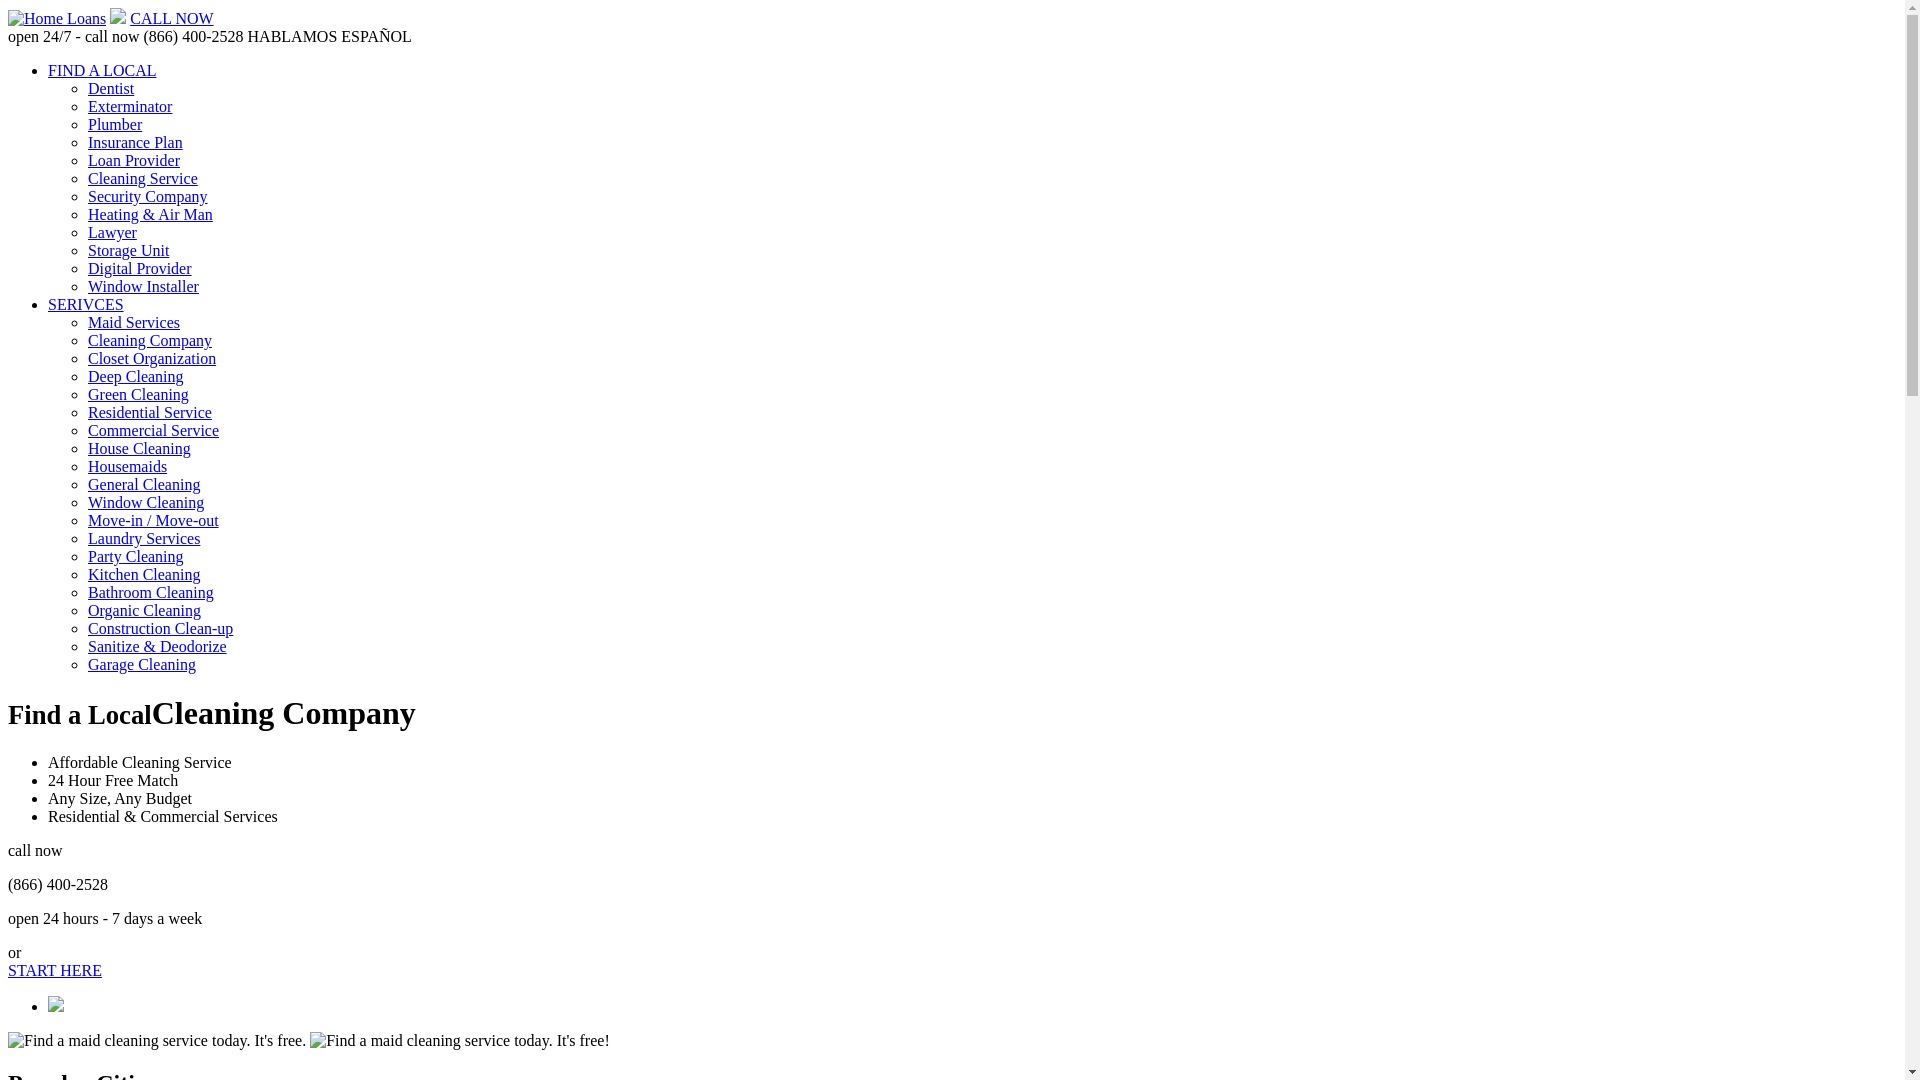 This screenshot has height=1080, width=1920. What do you see at coordinates (86, 411) in the screenshot?
I see `'Residential Service'` at bounding box center [86, 411].